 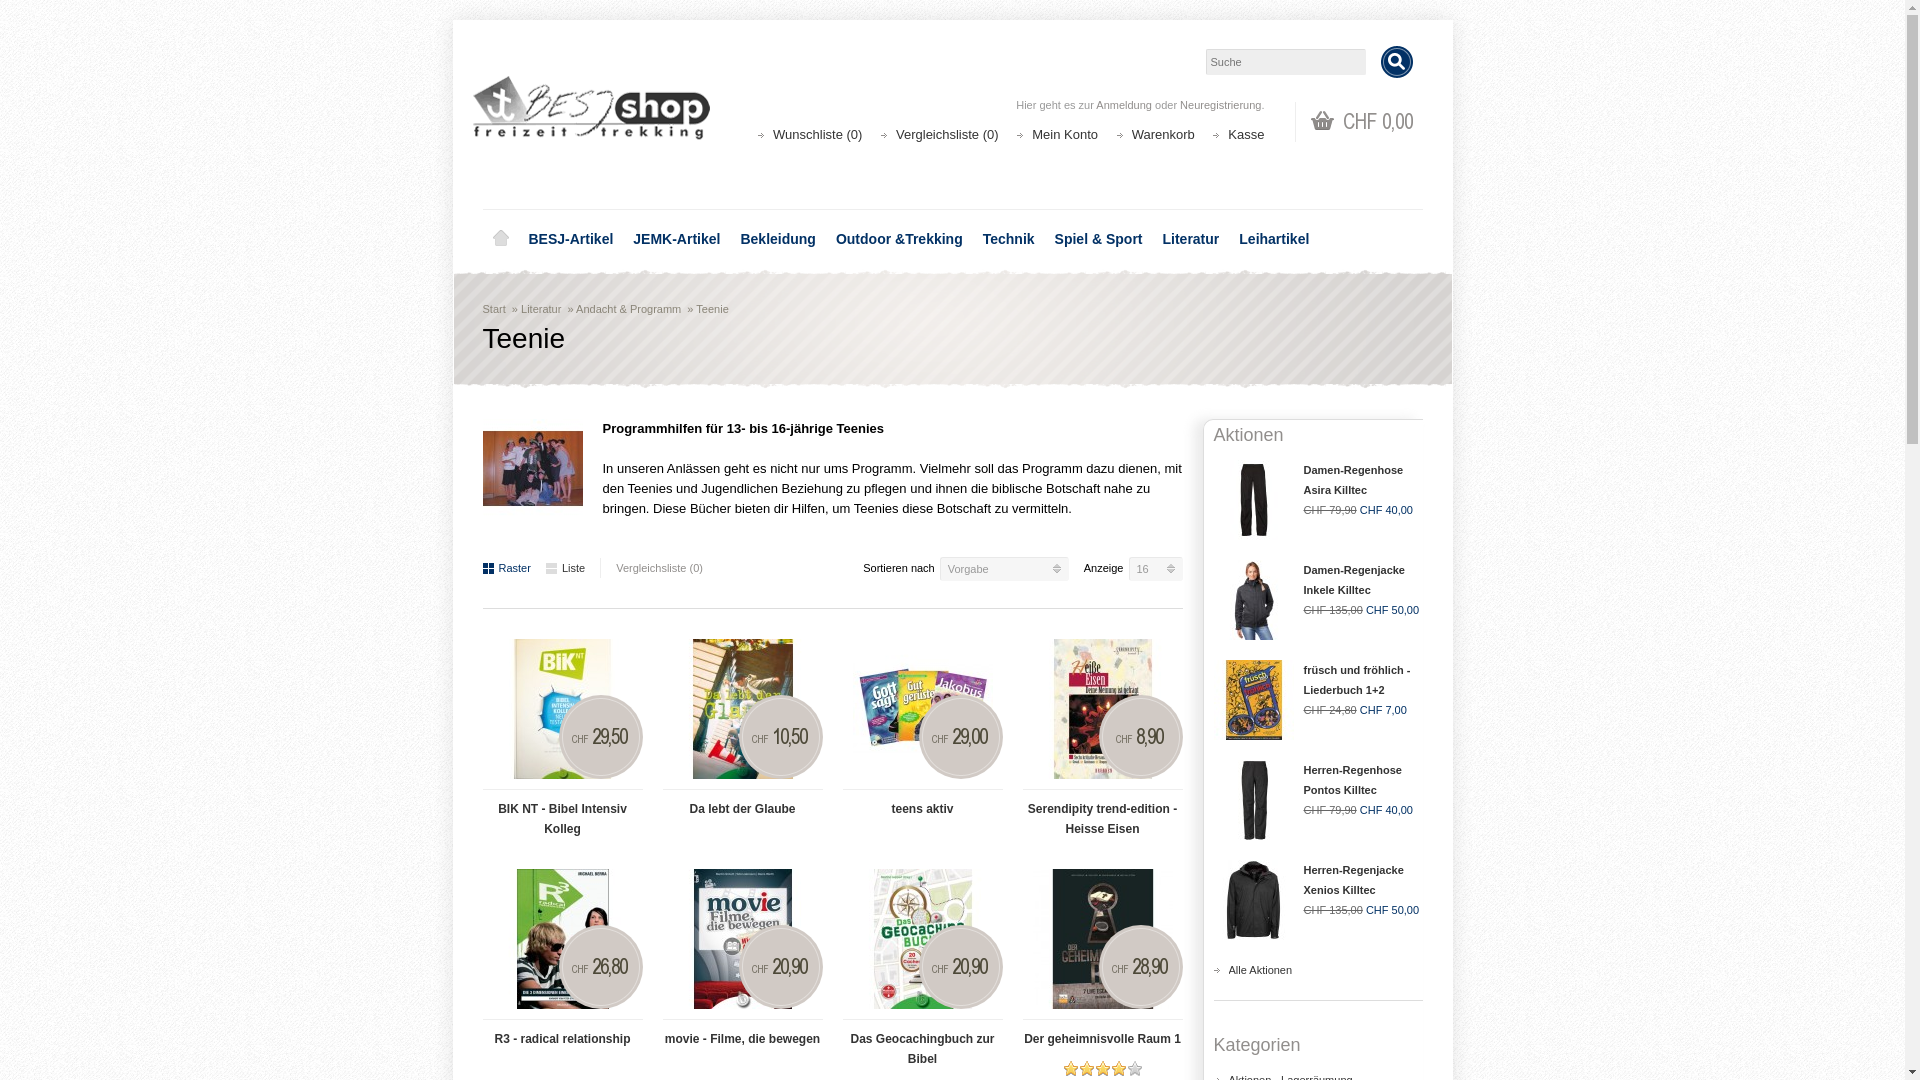 I want to click on 'Andacht & Programm', so click(x=627, y=308).